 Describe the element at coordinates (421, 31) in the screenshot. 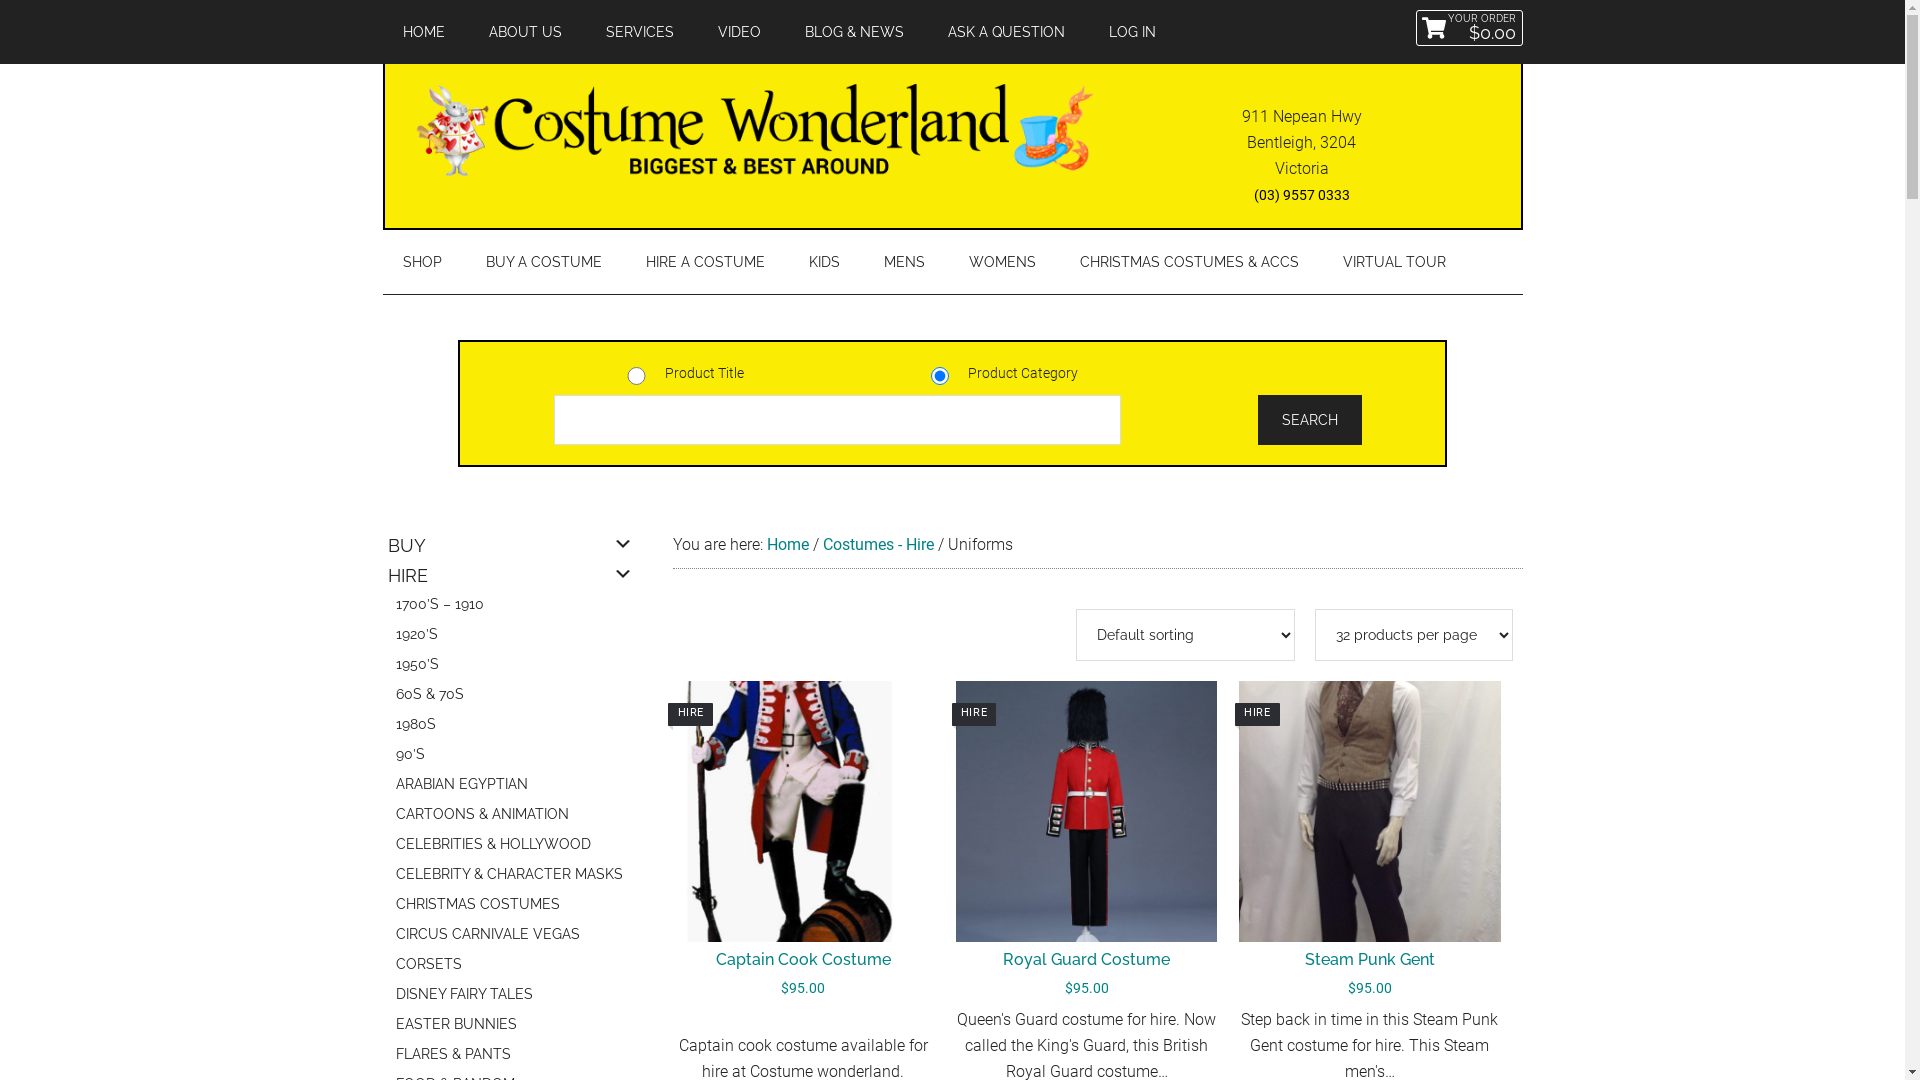

I see `'HOME'` at that location.